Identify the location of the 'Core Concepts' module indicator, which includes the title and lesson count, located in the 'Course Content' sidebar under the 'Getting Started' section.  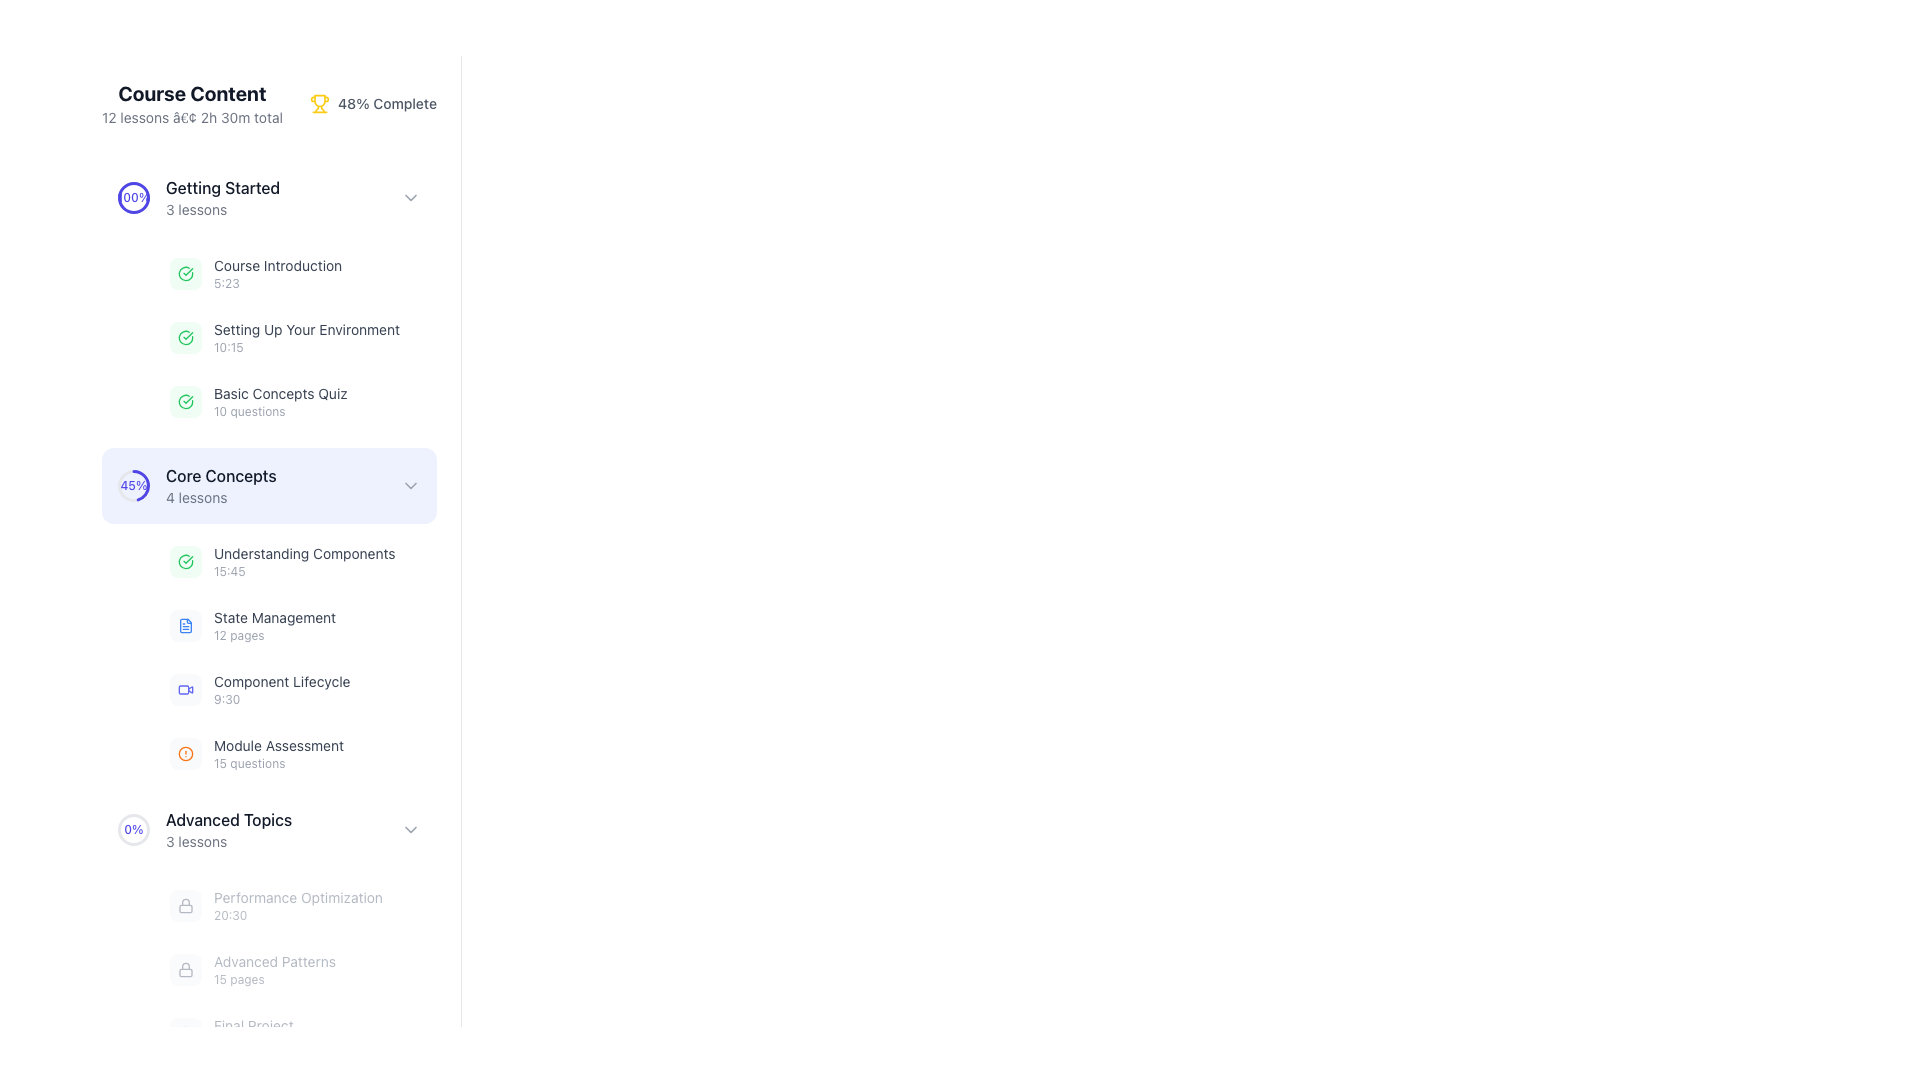
(221, 486).